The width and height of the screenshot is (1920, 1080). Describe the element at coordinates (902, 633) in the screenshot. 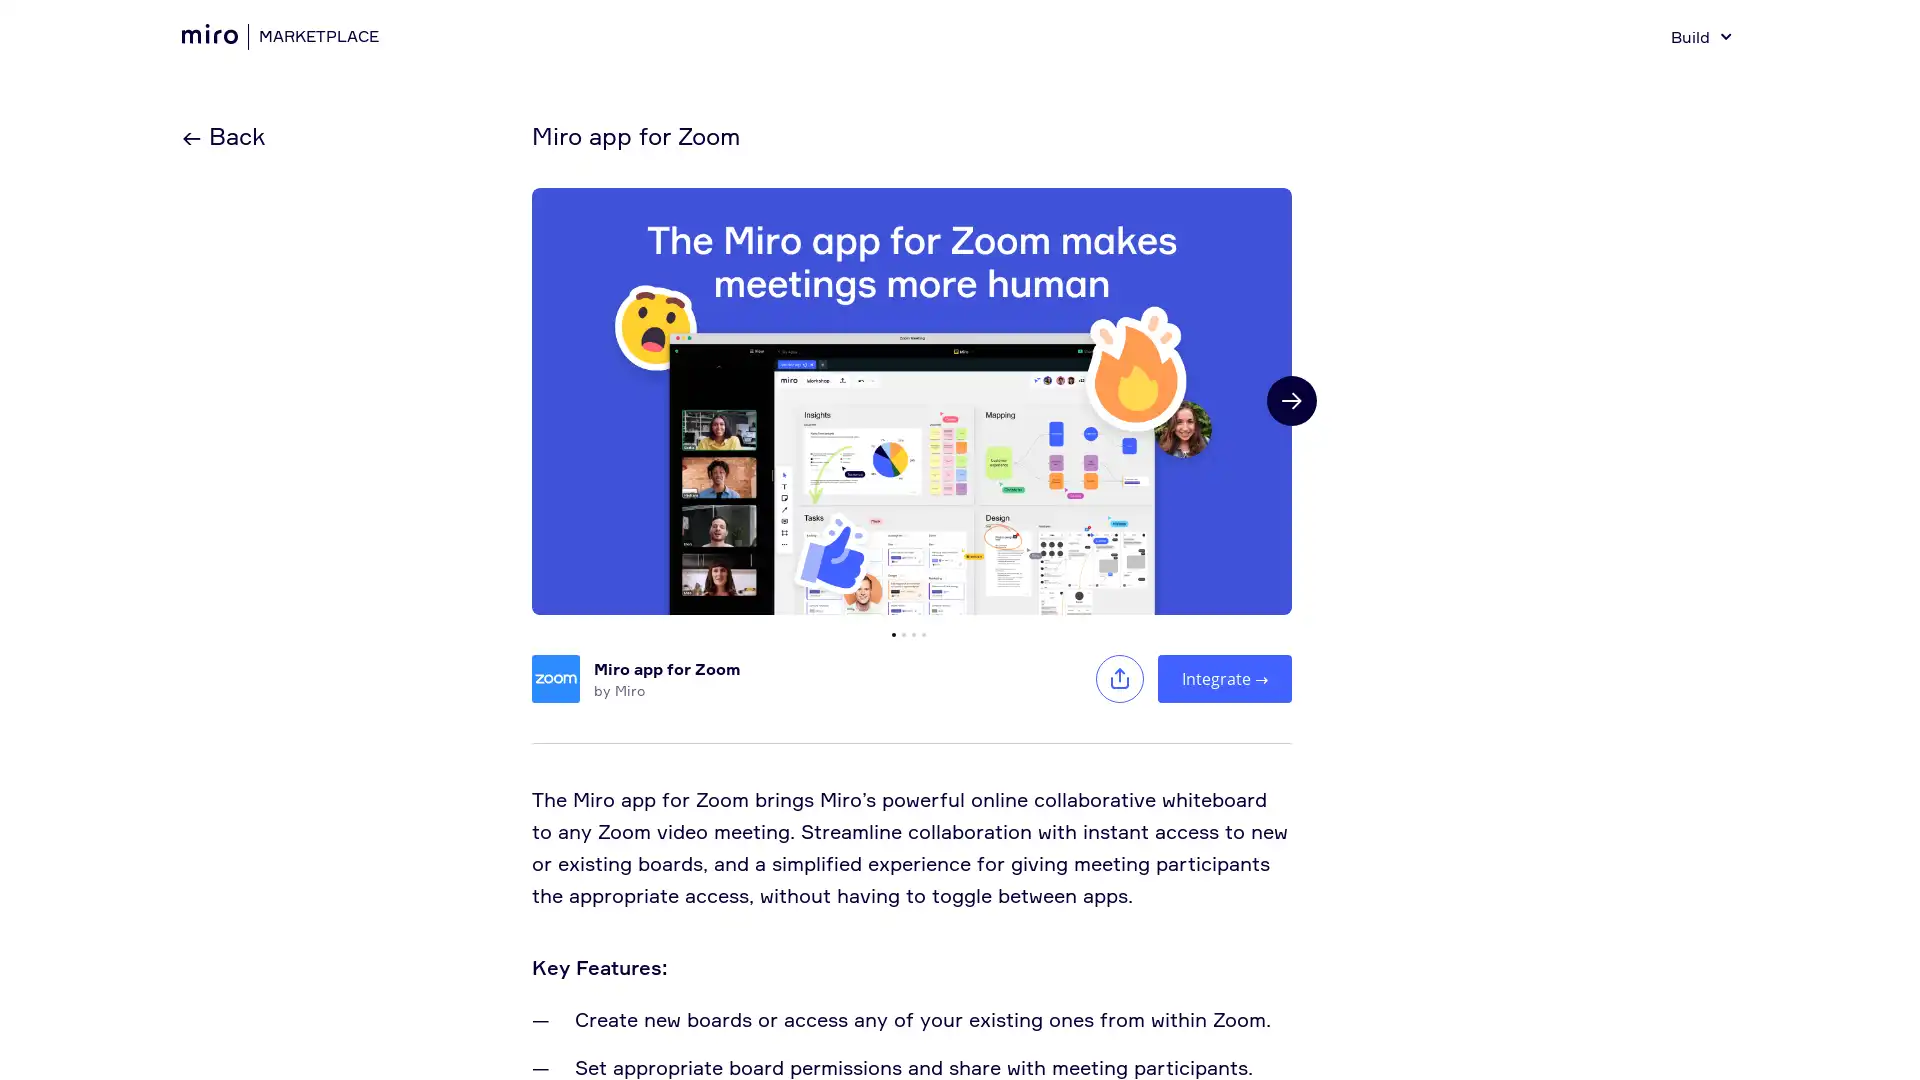

I see `Go to slide 2` at that location.